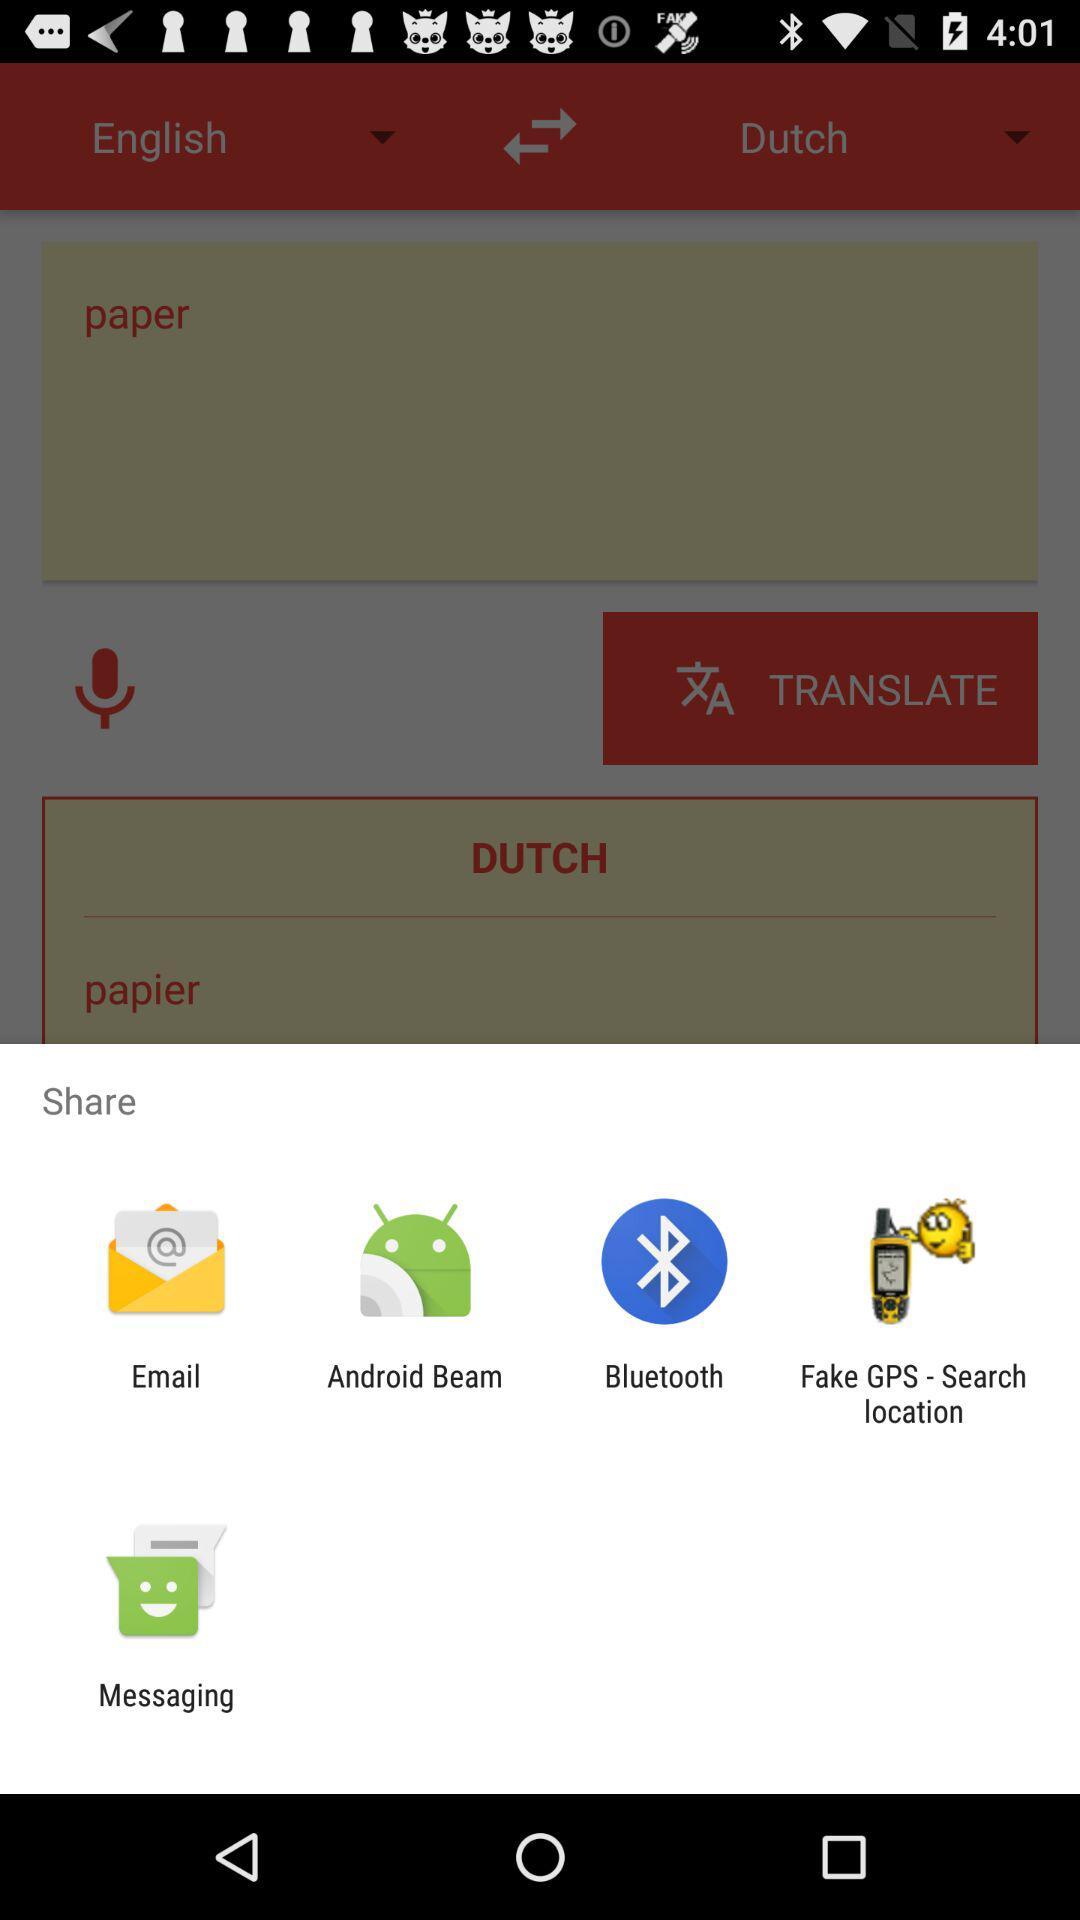 The width and height of the screenshot is (1080, 1920). Describe the element at coordinates (414, 1392) in the screenshot. I see `the item next to email icon` at that location.